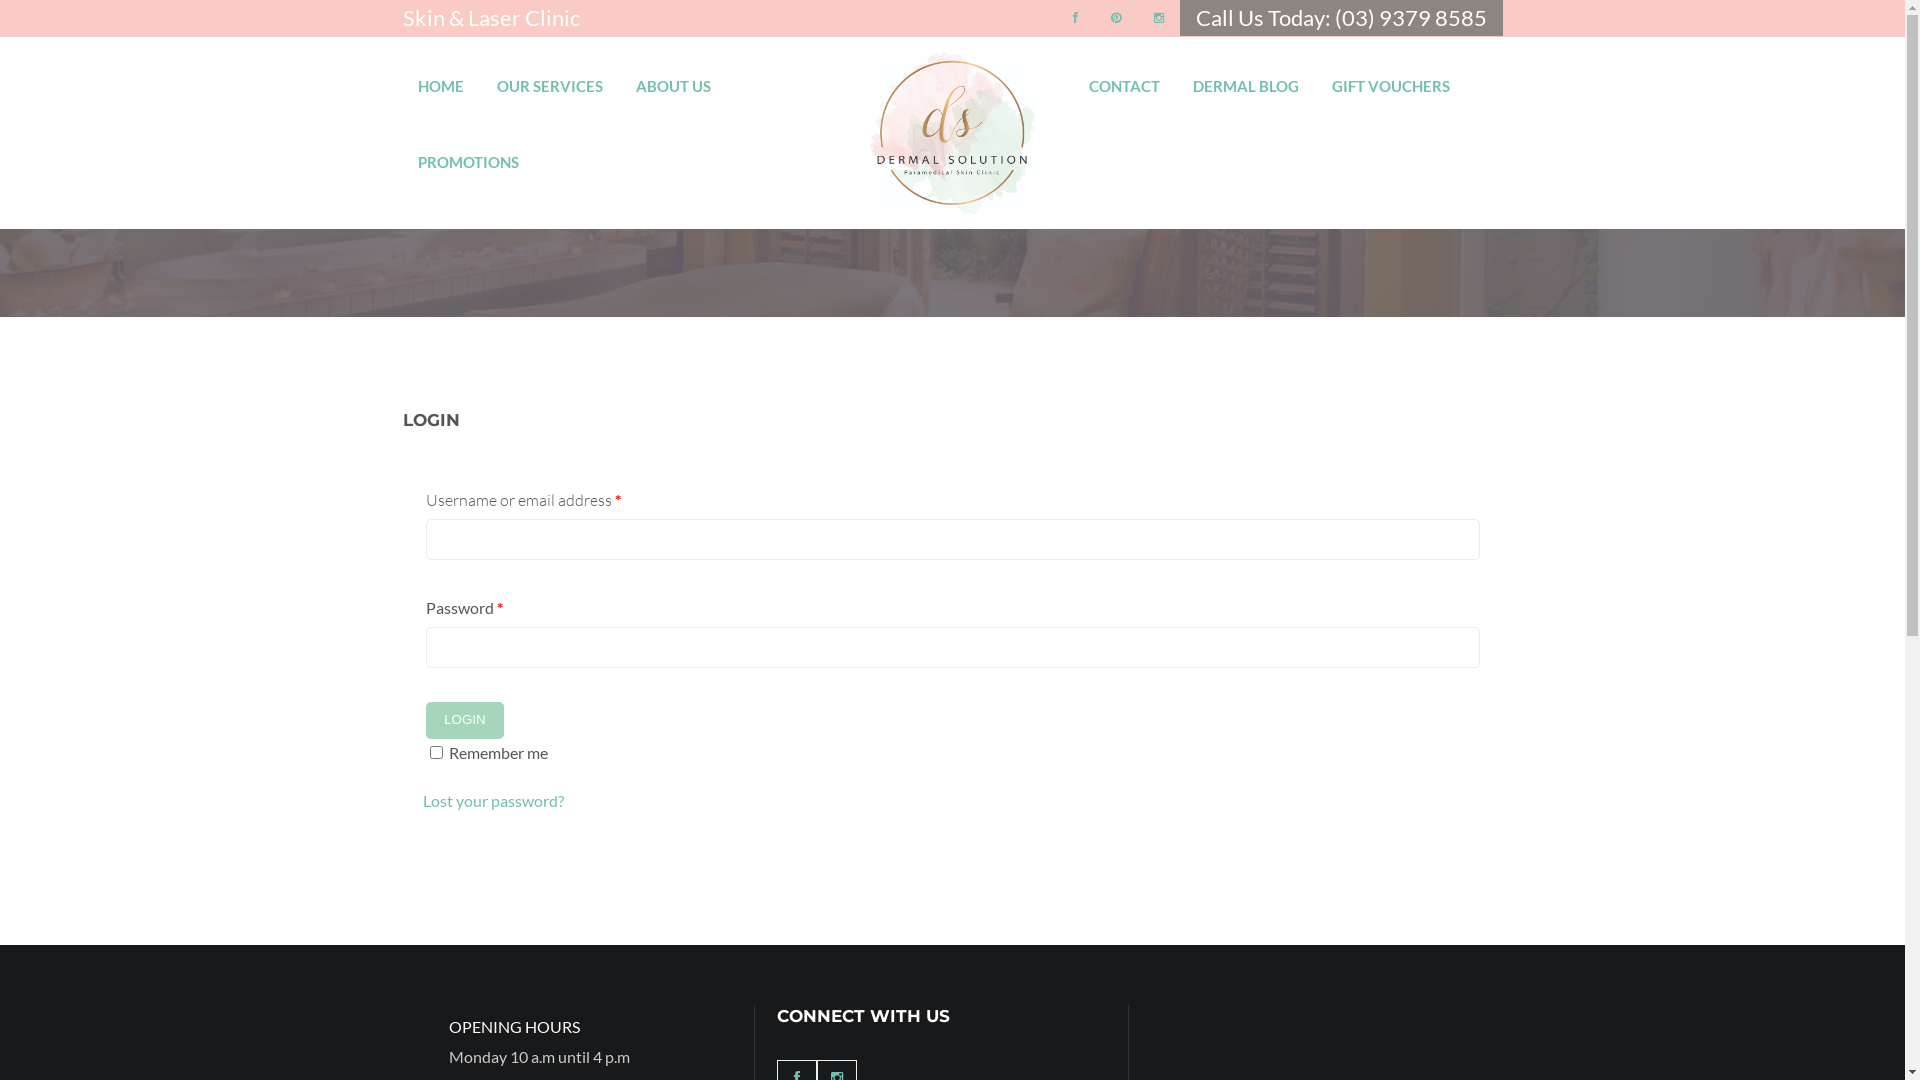 This screenshot has width=1920, height=1080. Describe the element at coordinates (440, 76) in the screenshot. I see `'HOME'` at that location.